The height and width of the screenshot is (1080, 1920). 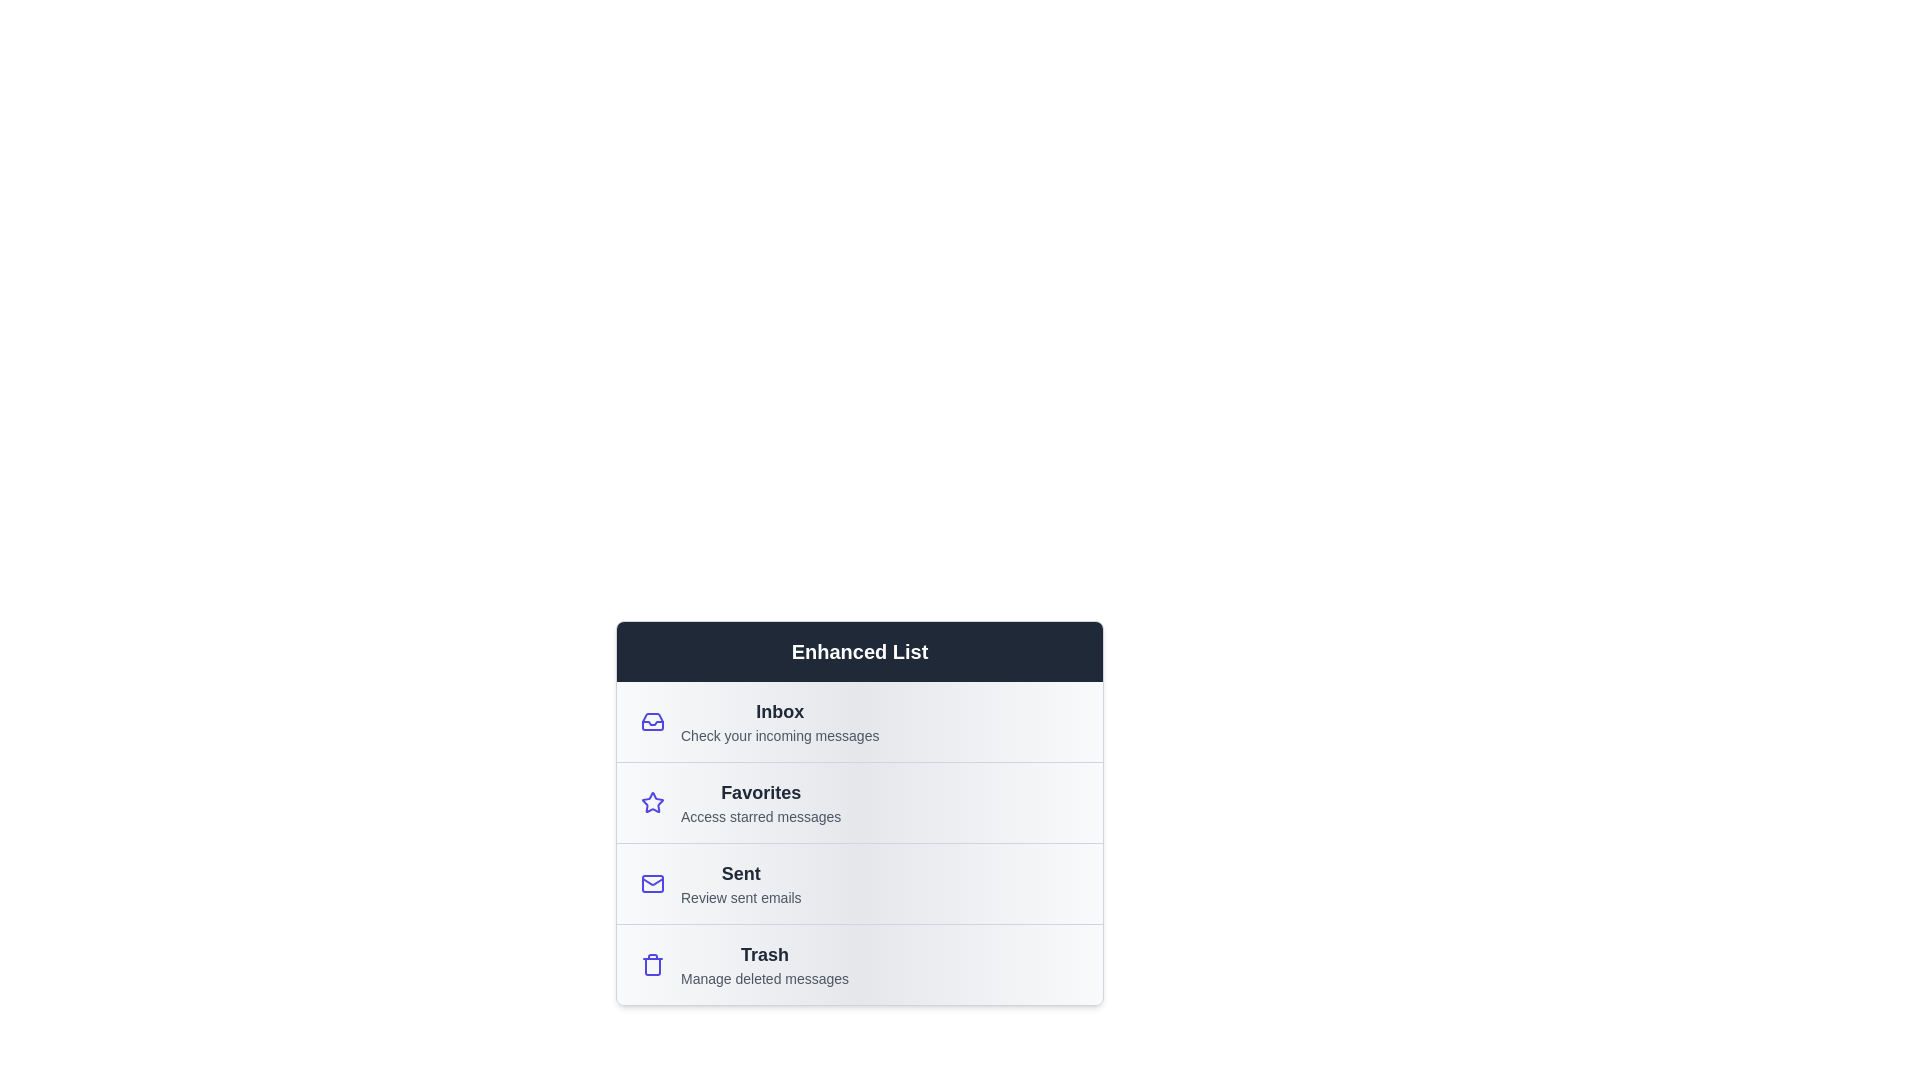 I want to click on the 'Trash' text label, which is bold and large, displaying in dark gray color, positioned at the bottom of the list in the 'Enhanced List' modal, so click(x=764, y=954).